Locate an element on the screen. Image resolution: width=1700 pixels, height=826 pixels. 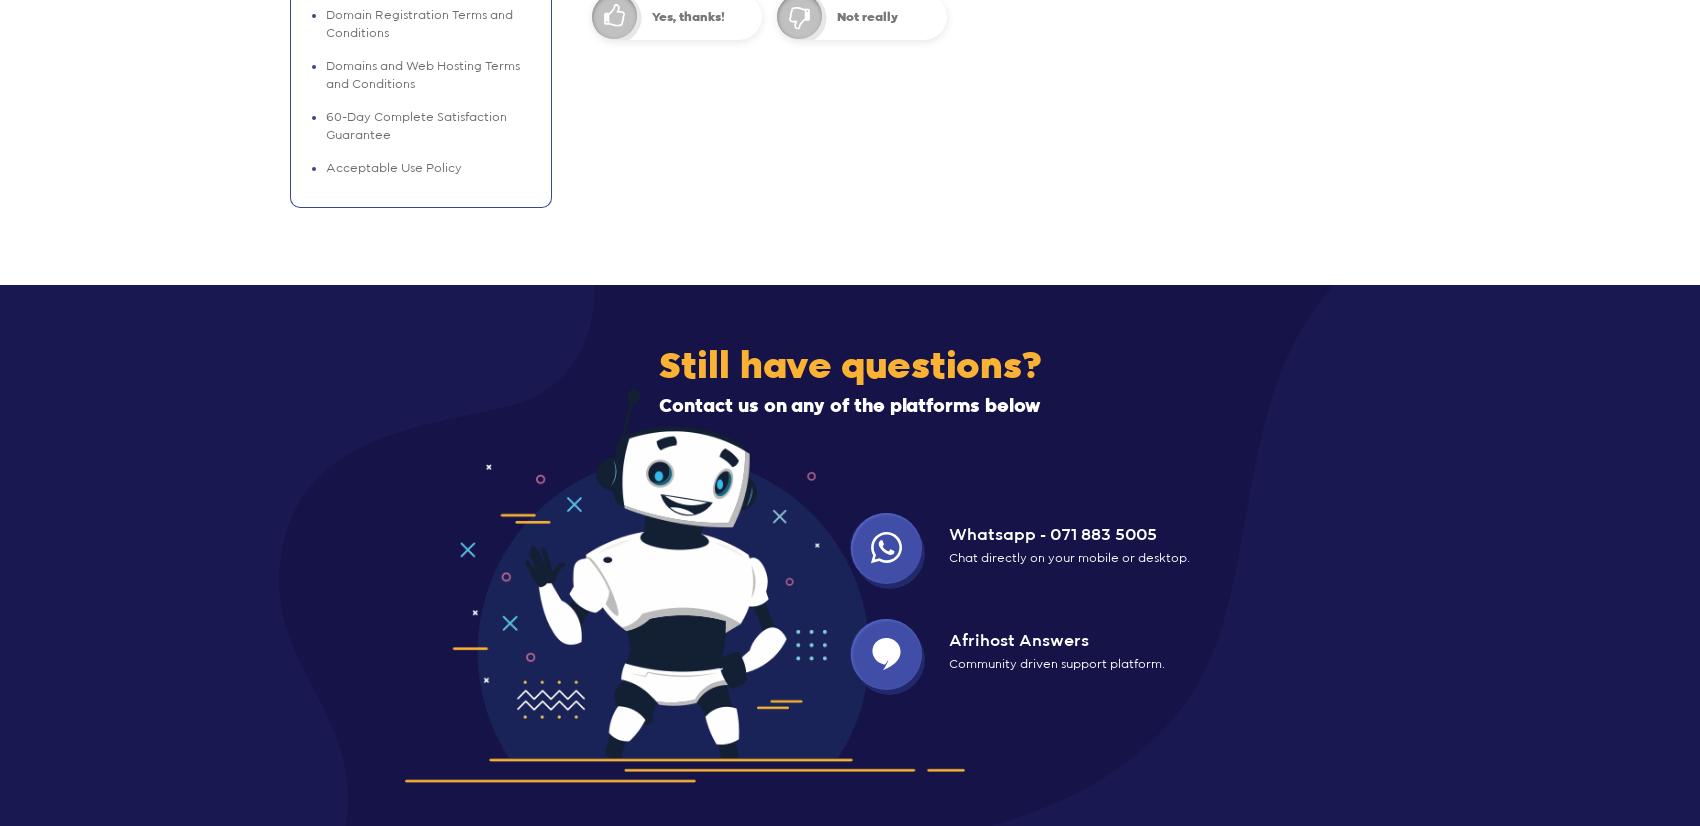
'Domain Registration Terms and Conditions' is located at coordinates (418, 24).